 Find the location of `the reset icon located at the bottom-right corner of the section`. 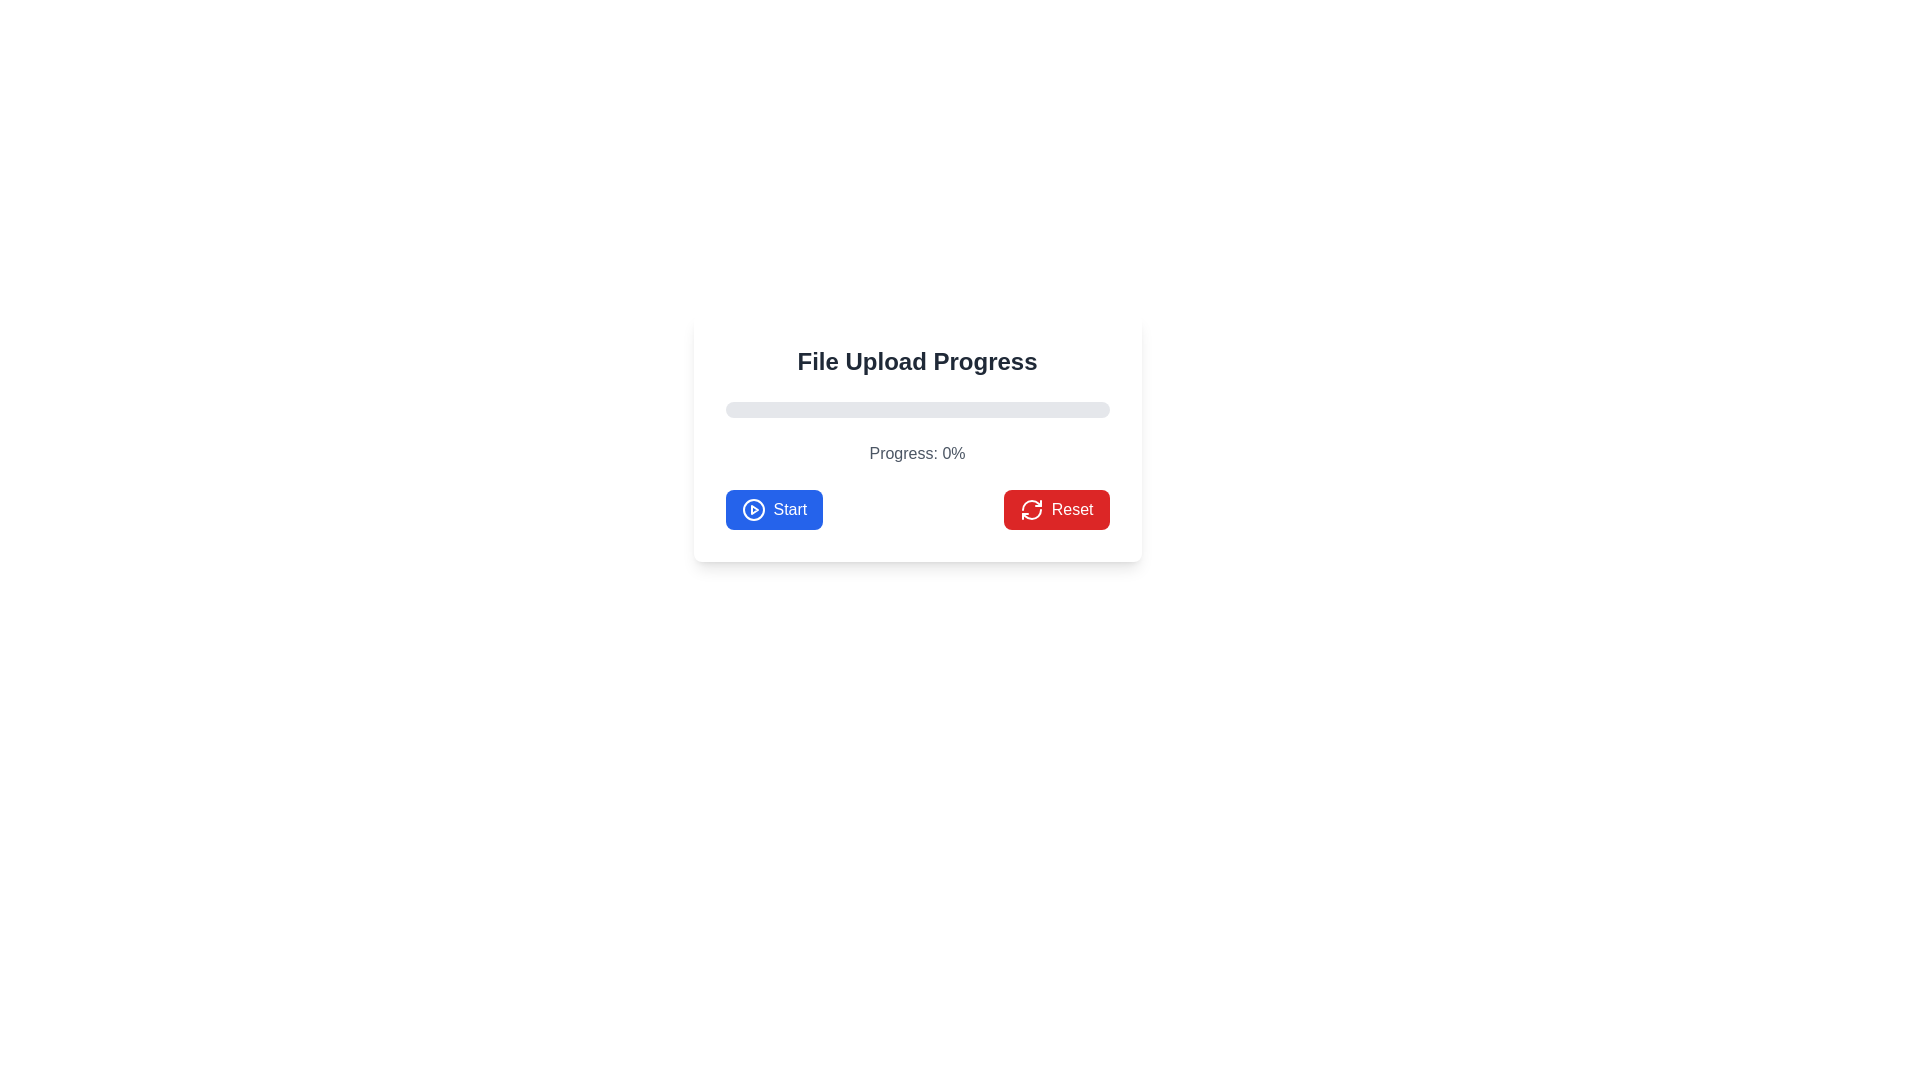

the reset icon located at the bottom-right corner of the section is located at coordinates (1031, 508).